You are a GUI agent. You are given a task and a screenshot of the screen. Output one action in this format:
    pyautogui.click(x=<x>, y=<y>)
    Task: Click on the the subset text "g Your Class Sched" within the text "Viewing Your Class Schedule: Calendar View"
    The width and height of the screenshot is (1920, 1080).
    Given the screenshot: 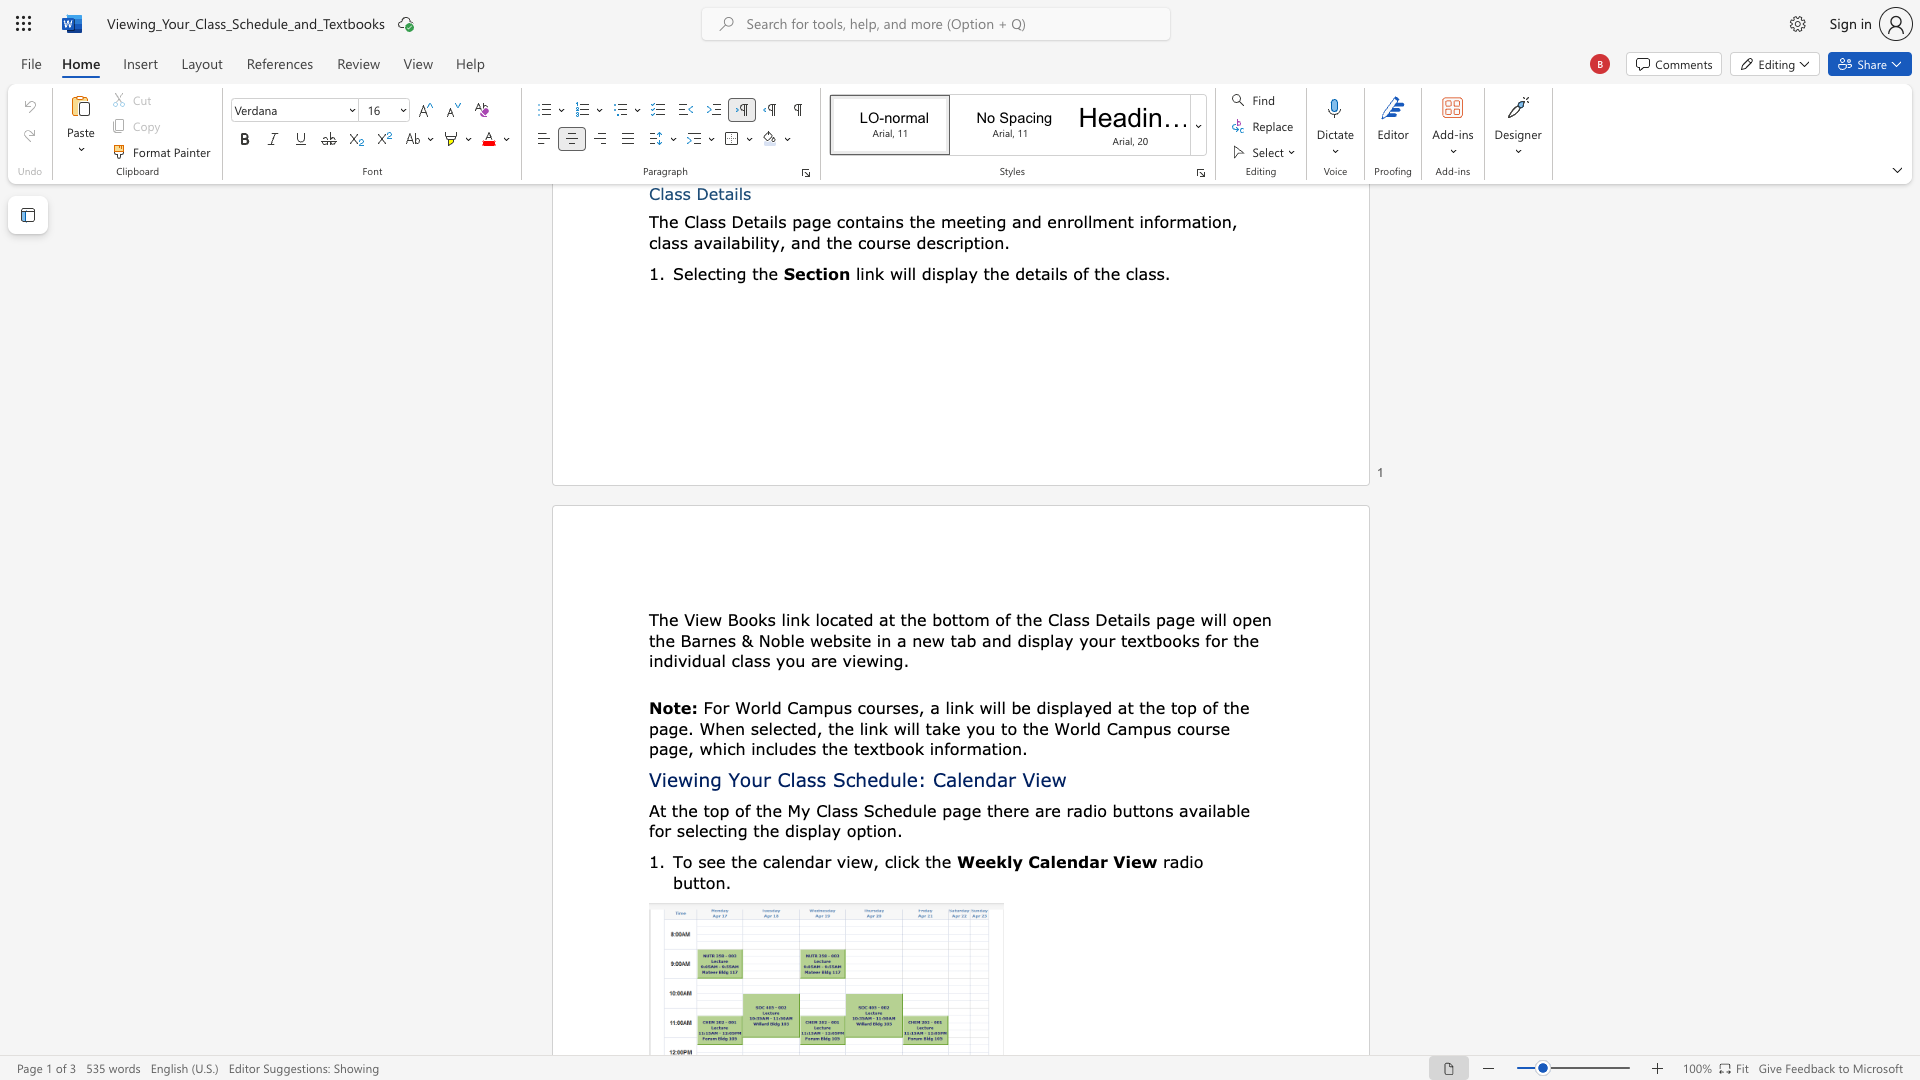 What is the action you would take?
    pyautogui.click(x=710, y=778)
    